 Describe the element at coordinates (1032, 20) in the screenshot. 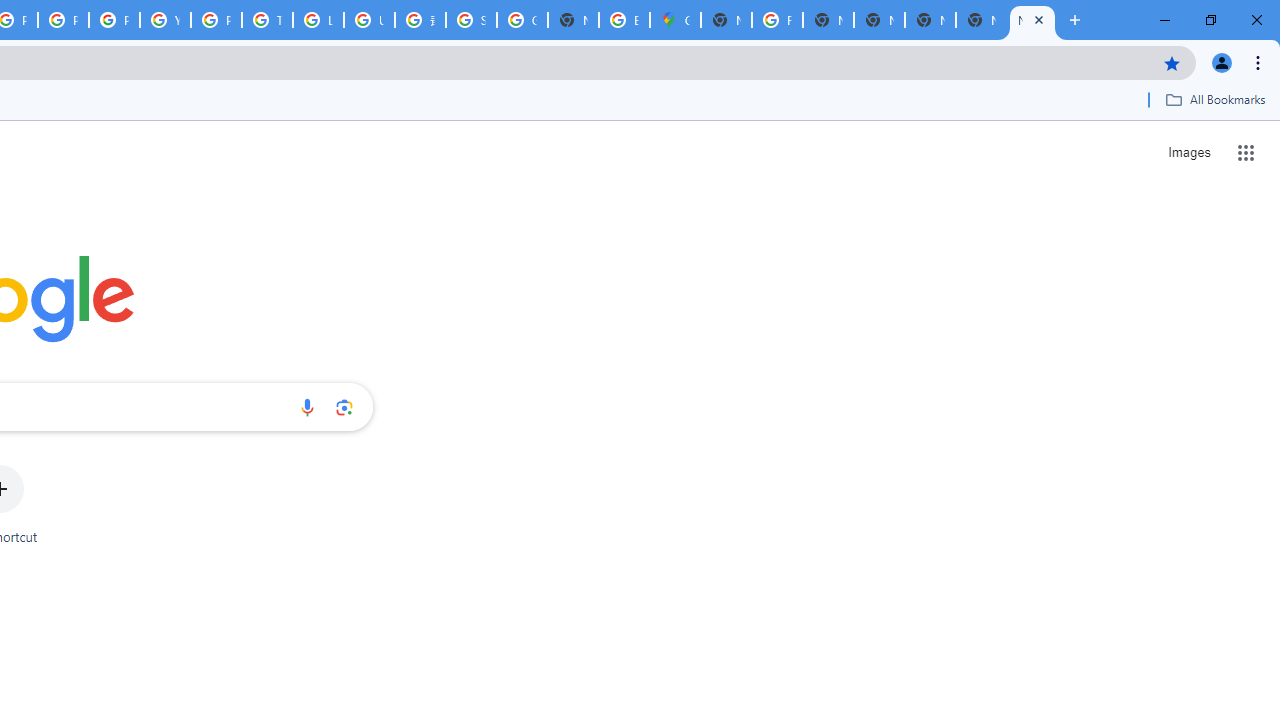

I see `'New Tab'` at that location.